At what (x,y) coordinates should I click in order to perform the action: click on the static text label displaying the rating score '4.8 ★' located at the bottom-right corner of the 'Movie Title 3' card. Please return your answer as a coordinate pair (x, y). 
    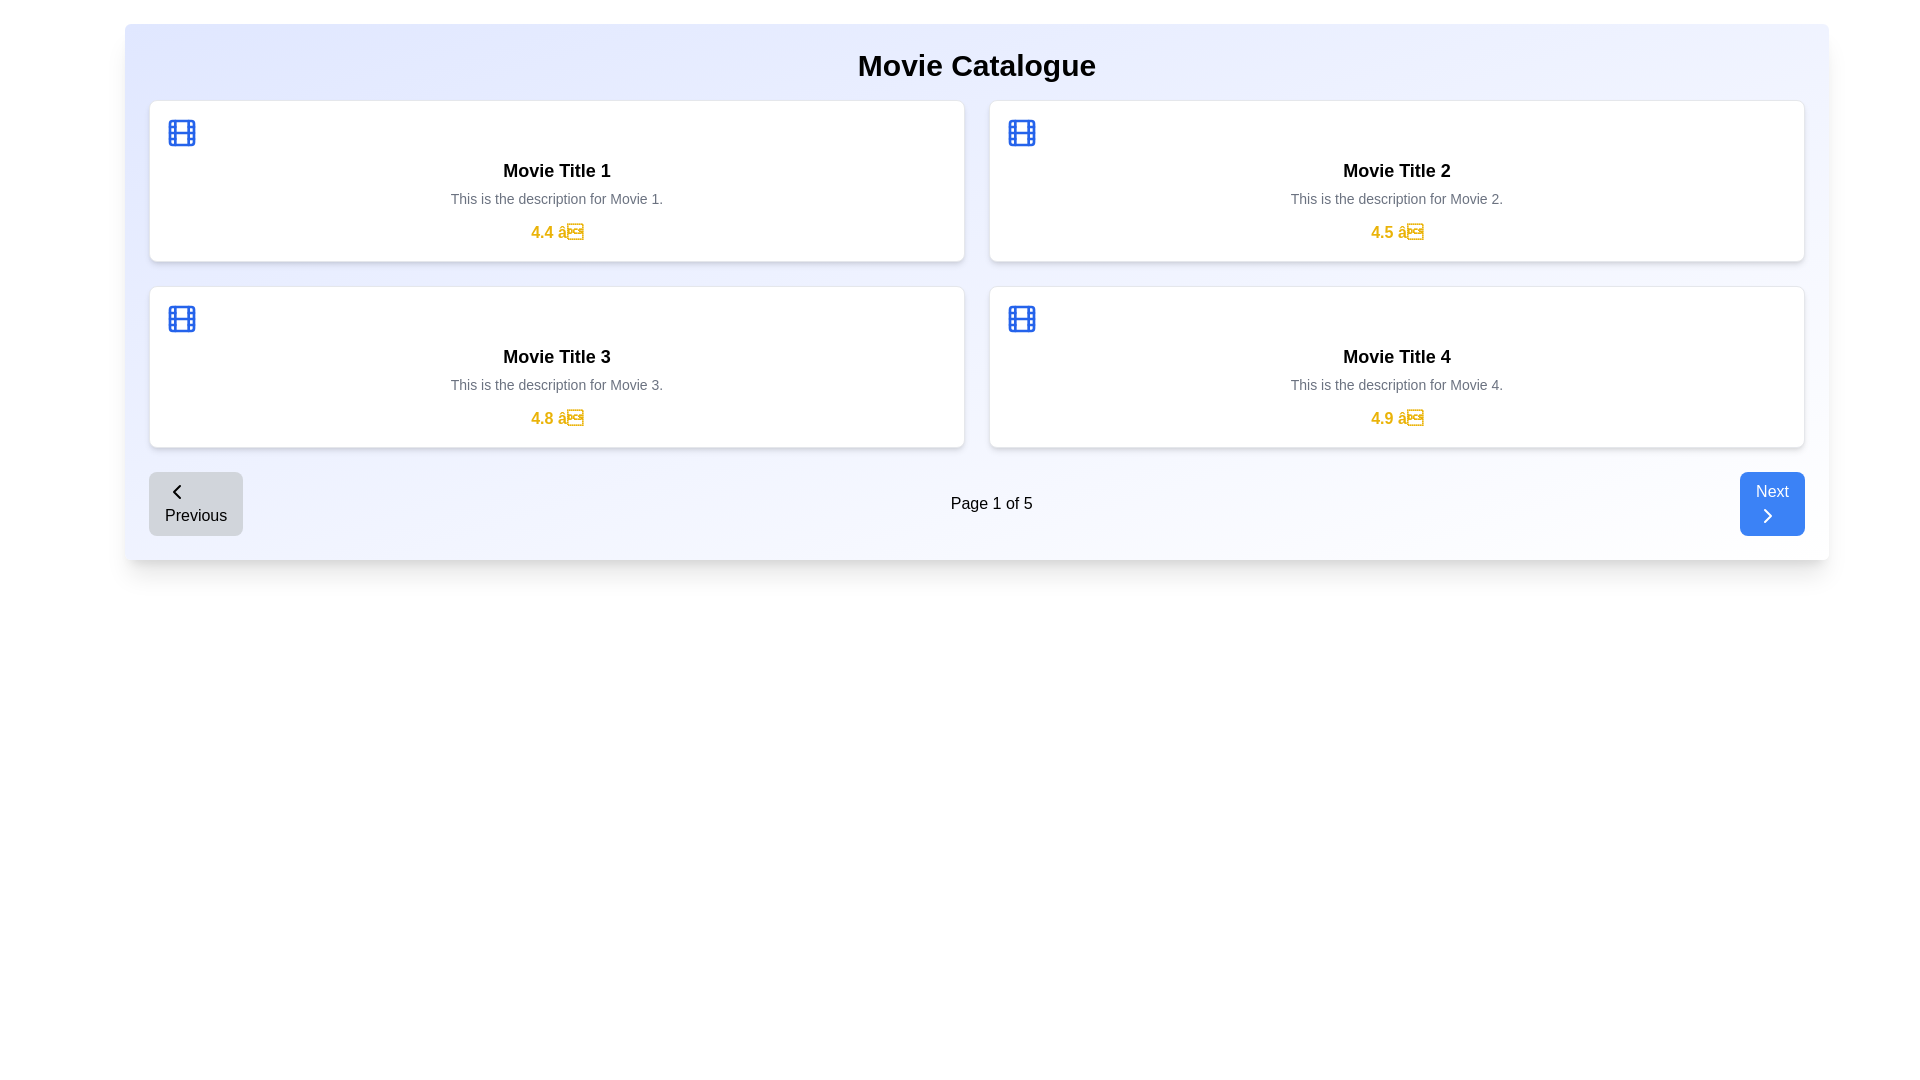
    Looking at the image, I should click on (556, 416).